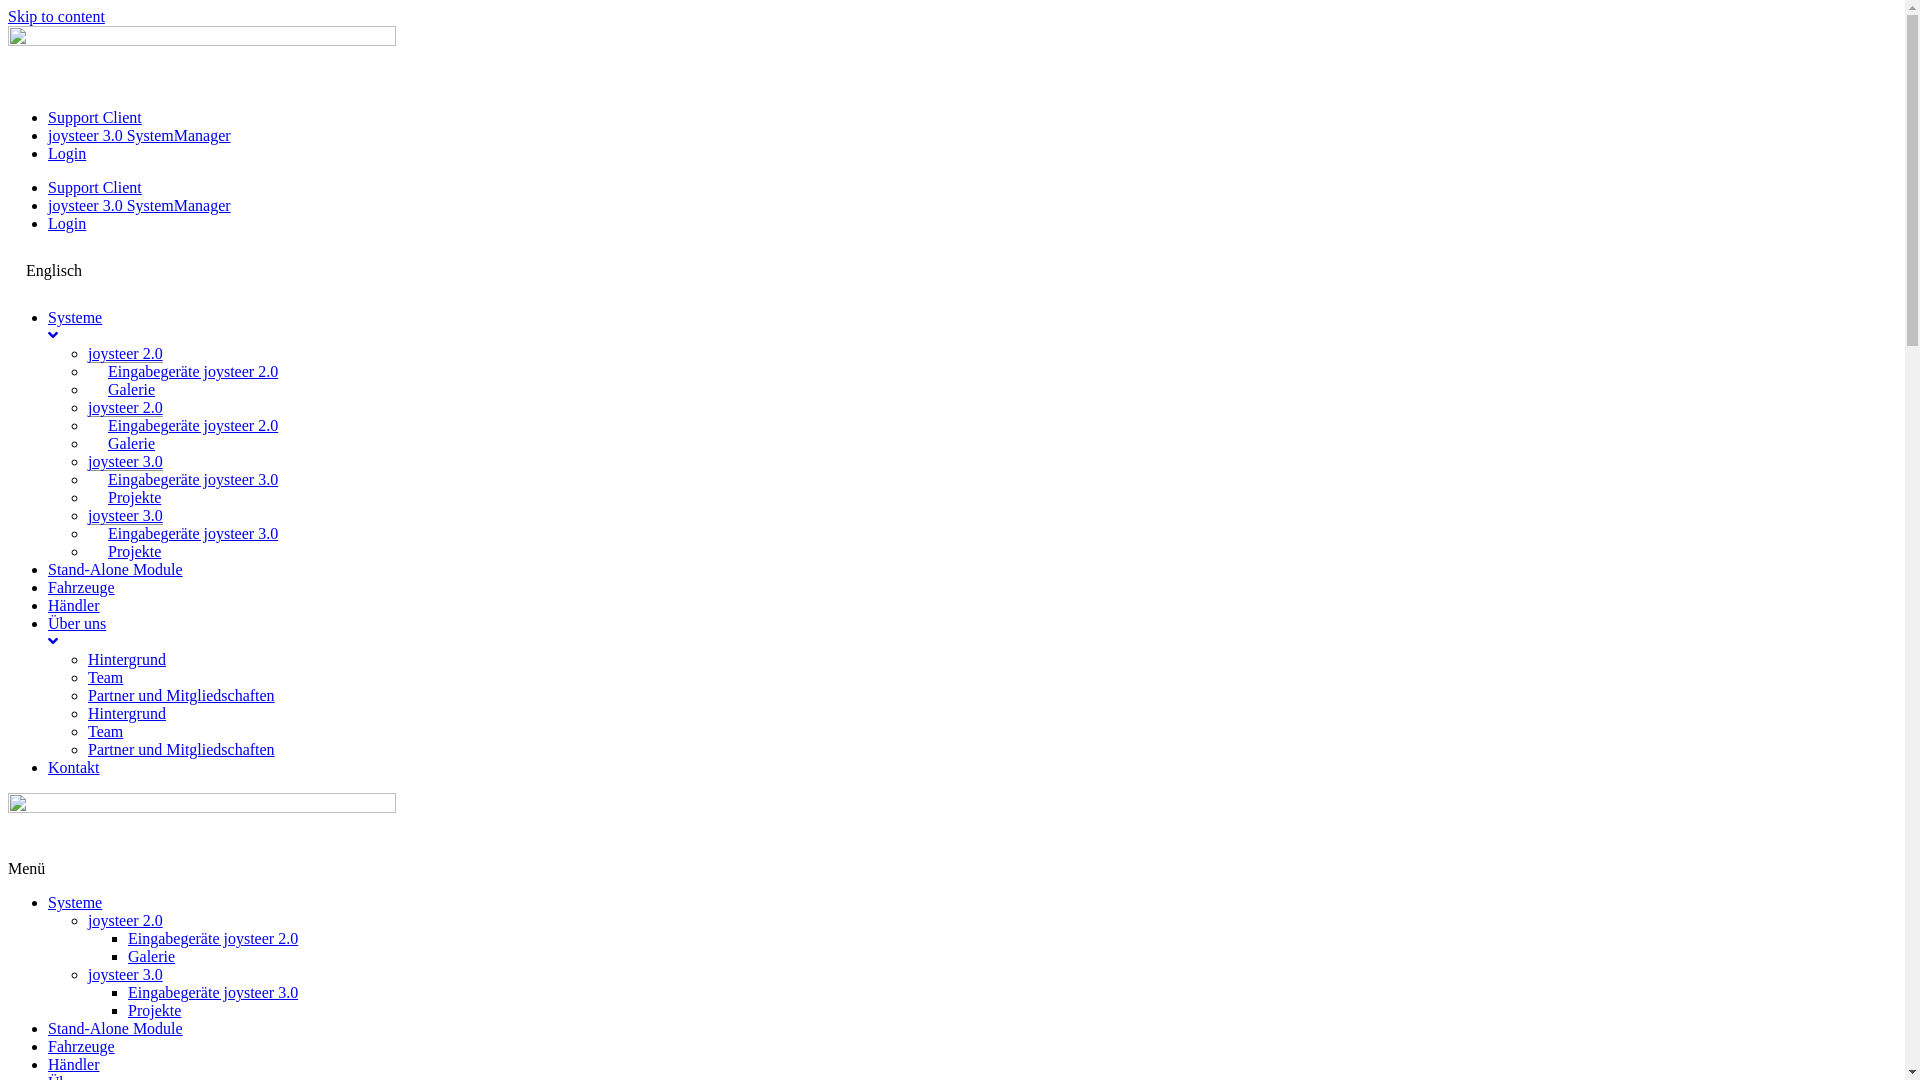 The height and width of the screenshot is (1080, 1920). I want to click on 'Support Client', so click(94, 187).